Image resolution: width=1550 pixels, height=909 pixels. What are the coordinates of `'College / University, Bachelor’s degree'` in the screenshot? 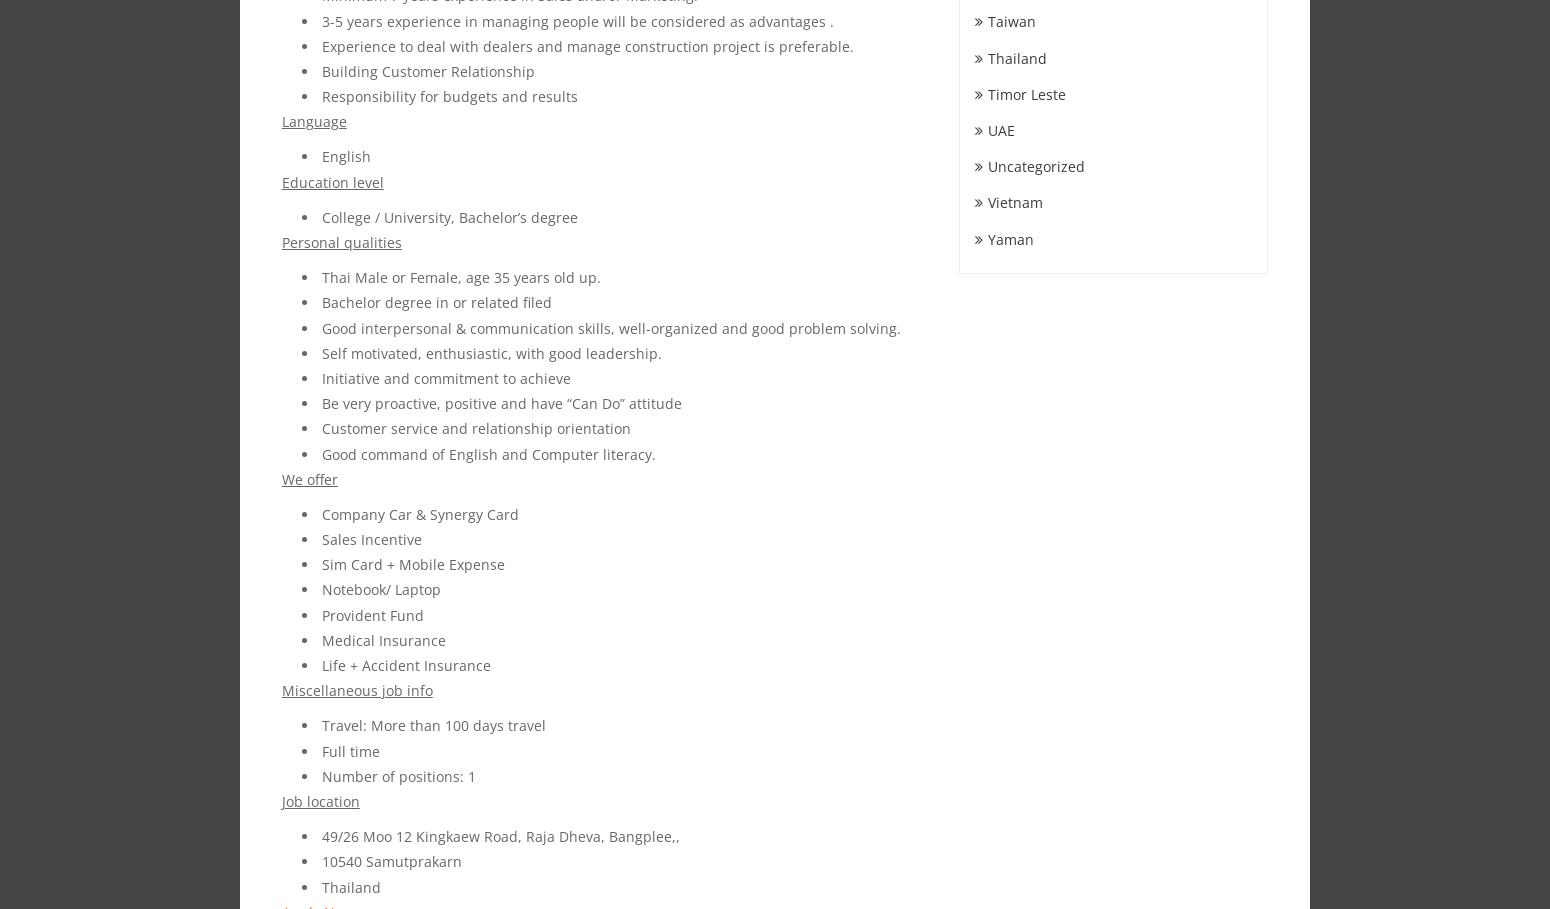 It's located at (320, 215).